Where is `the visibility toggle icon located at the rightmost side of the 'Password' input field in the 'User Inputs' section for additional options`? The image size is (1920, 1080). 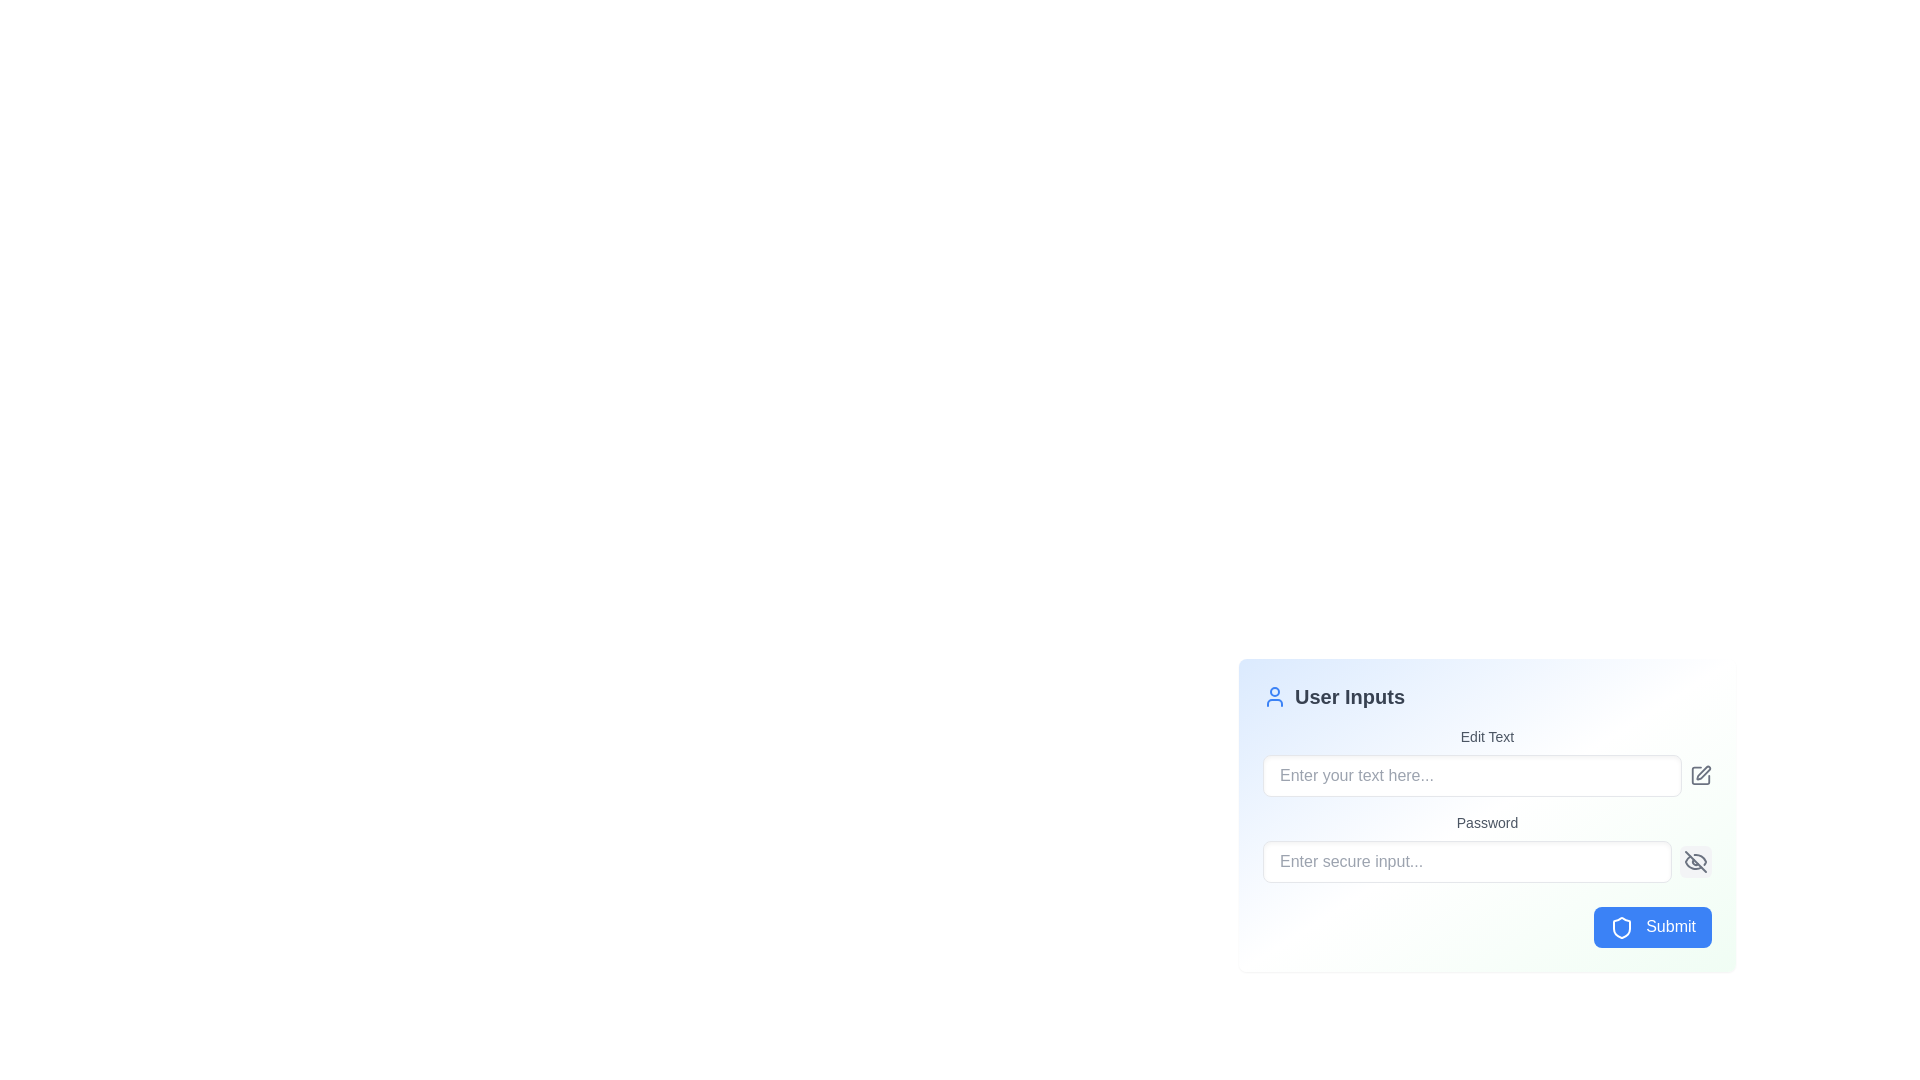
the visibility toggle icon located at the rightmost side of the 'Password' input field in the 'User Inputs' section for additional options is located at coordinates (1694, 860).